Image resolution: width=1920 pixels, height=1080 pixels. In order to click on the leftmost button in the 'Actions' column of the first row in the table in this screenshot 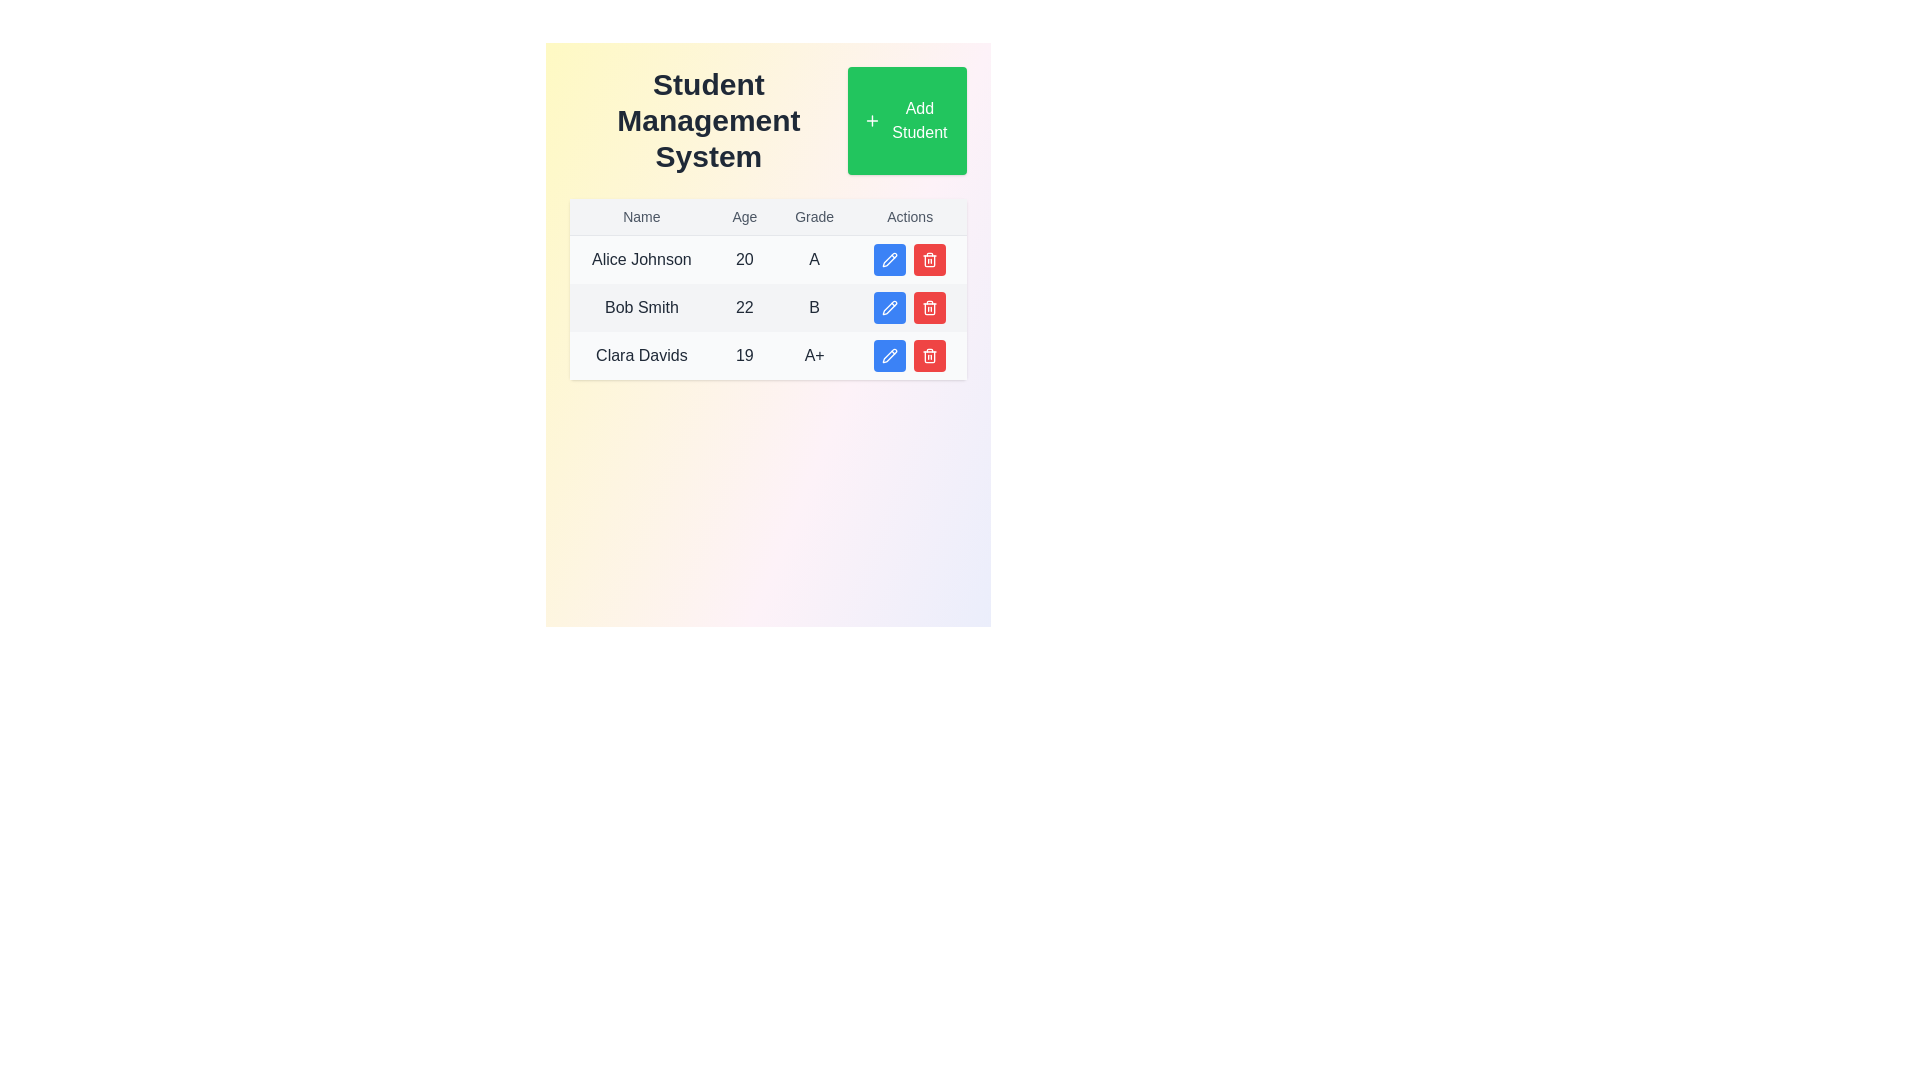, I will do `click(889, 258)`.